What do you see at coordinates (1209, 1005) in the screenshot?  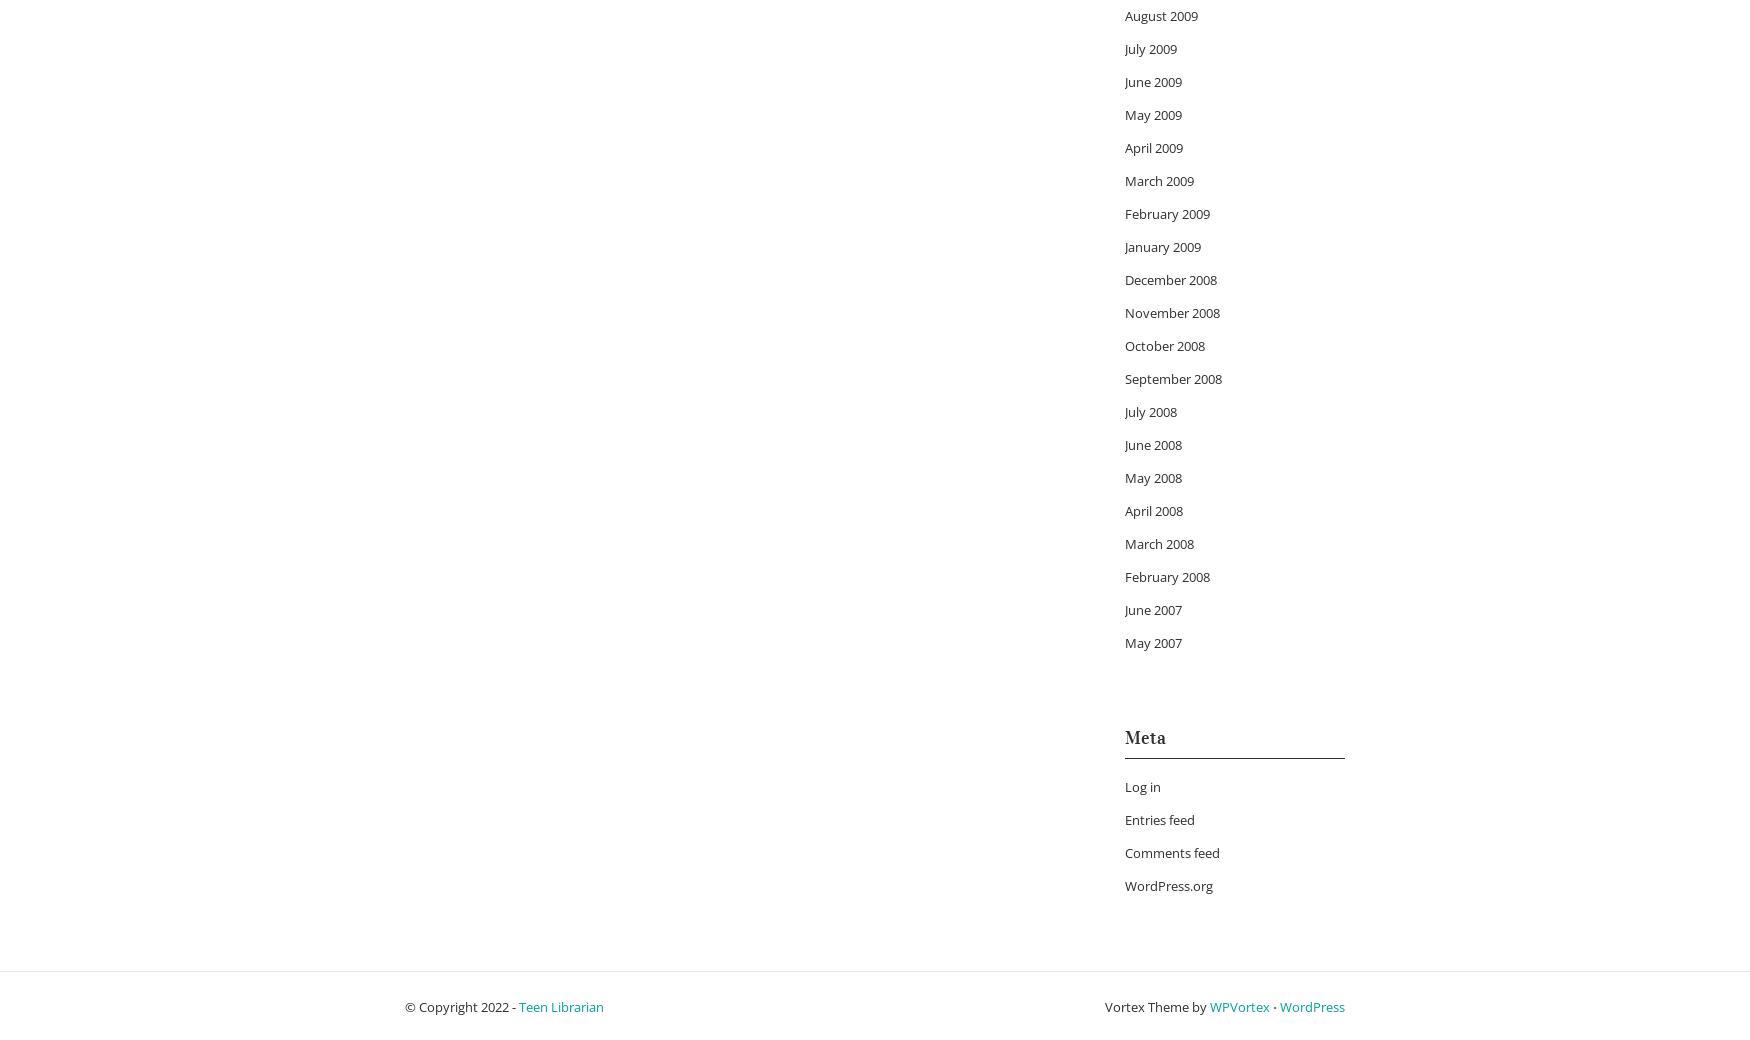 I see `'WPVortex'` at bounding box center [1209, 1005].